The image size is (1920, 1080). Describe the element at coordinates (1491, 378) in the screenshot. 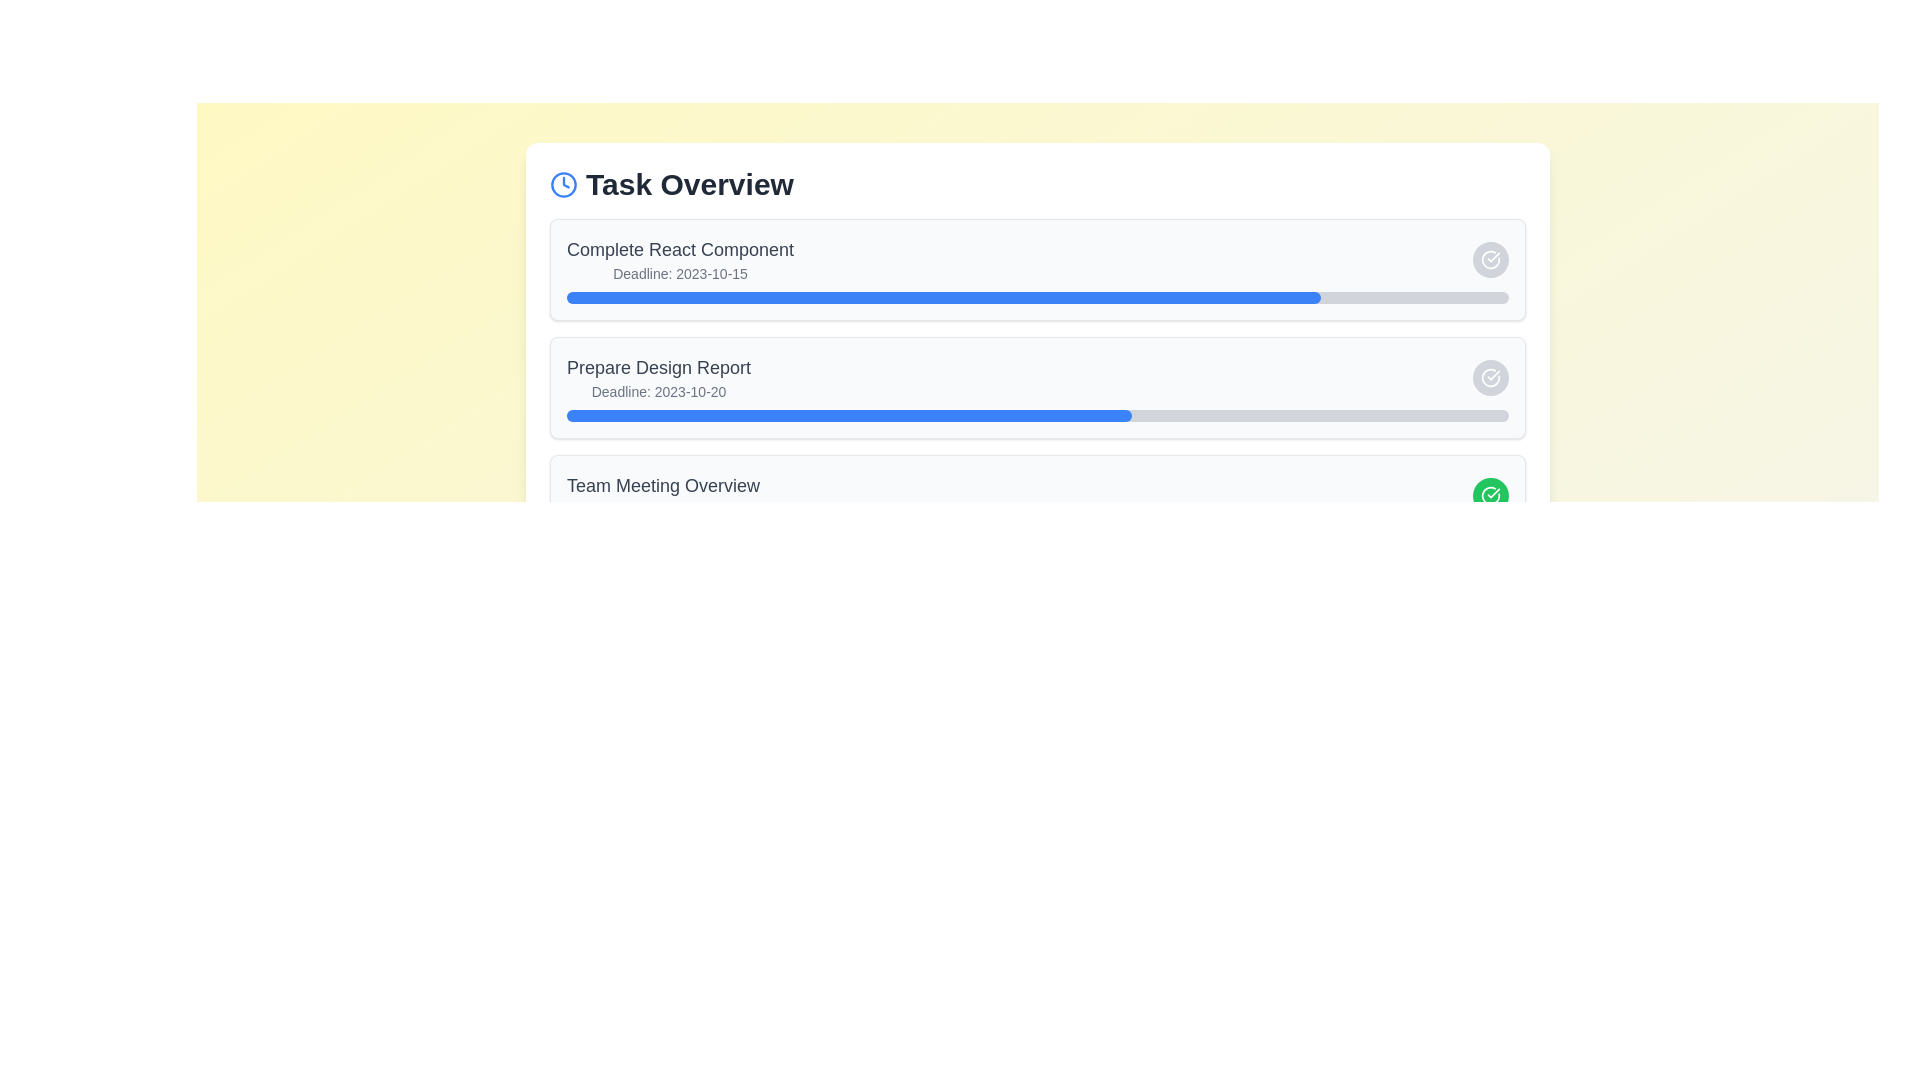

I see `the circular button with a light gray background and a white checkmark icon to mark the task as completed` at that location.